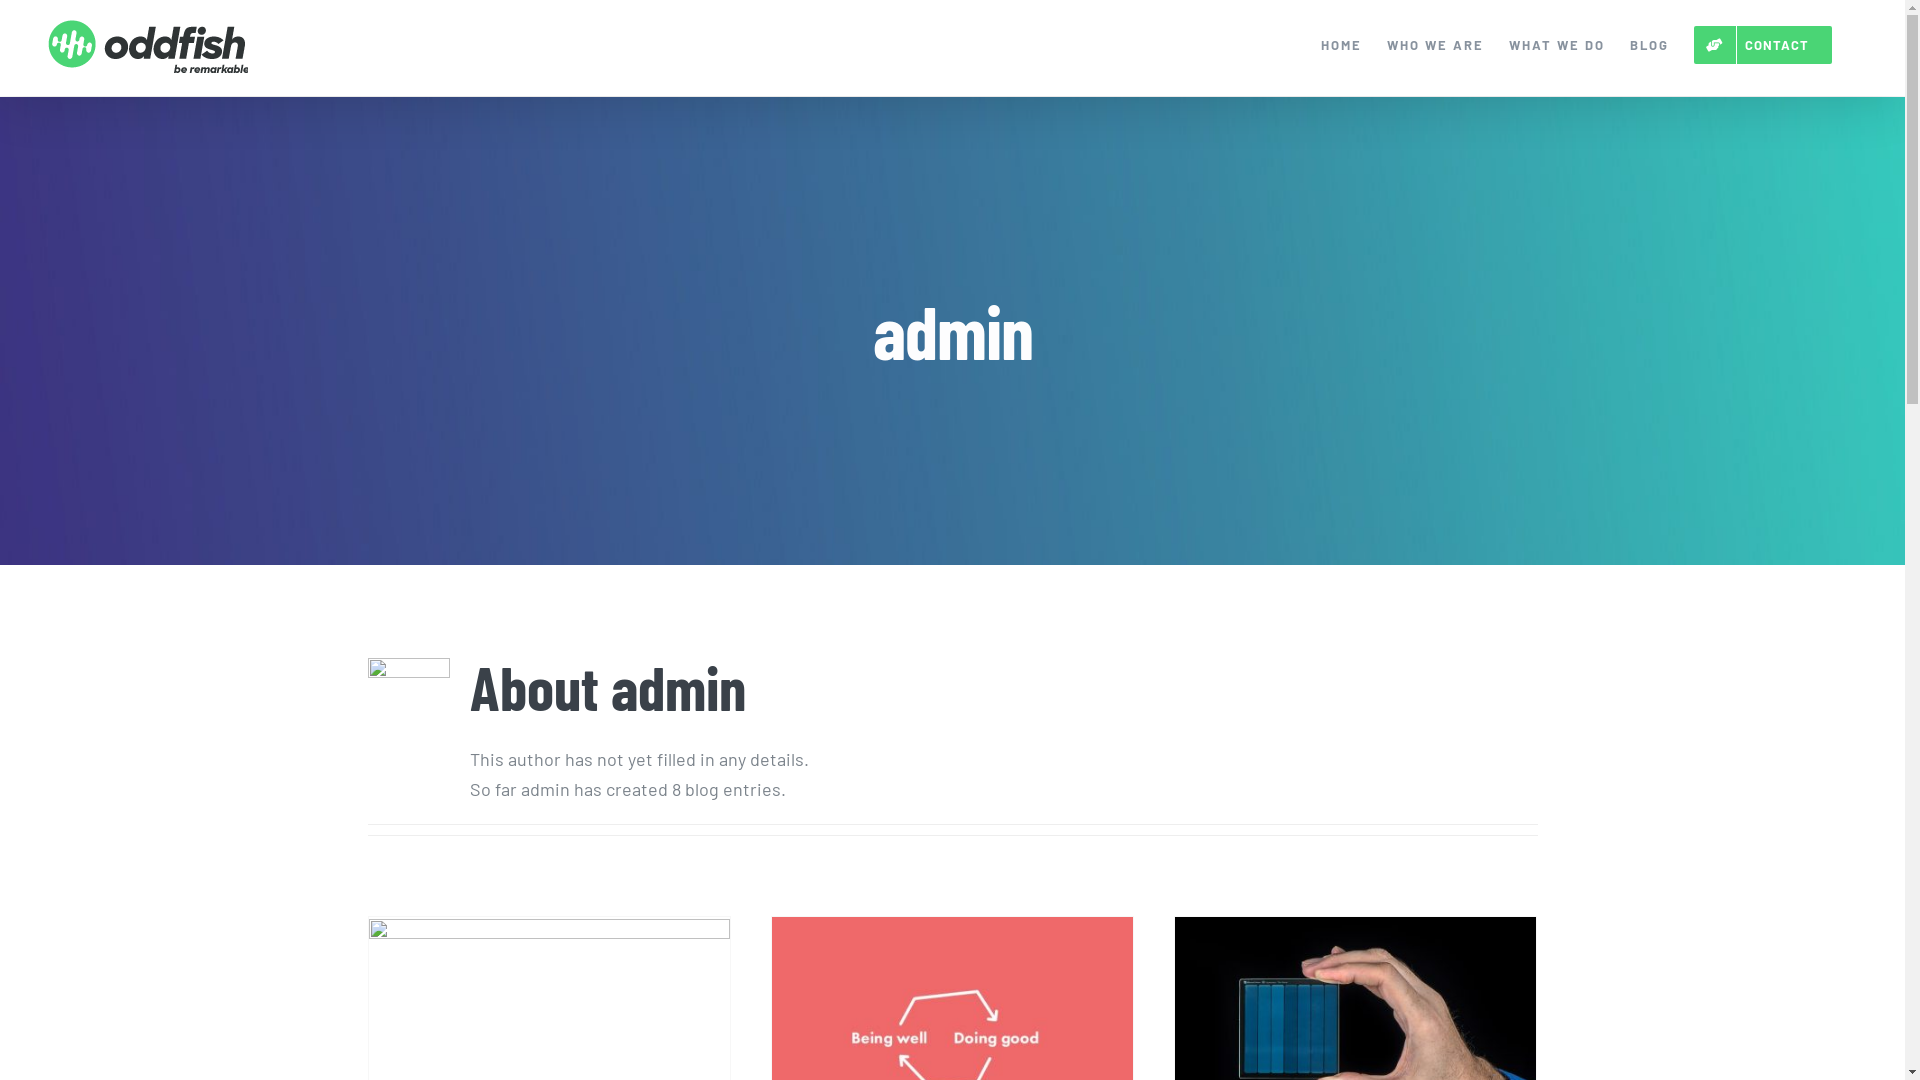 This screenshot has height=1080, width=1920. Describe the element at coordinates (1434, 45) in the screenshot. I see `'WHO WE ARE'` at that location.